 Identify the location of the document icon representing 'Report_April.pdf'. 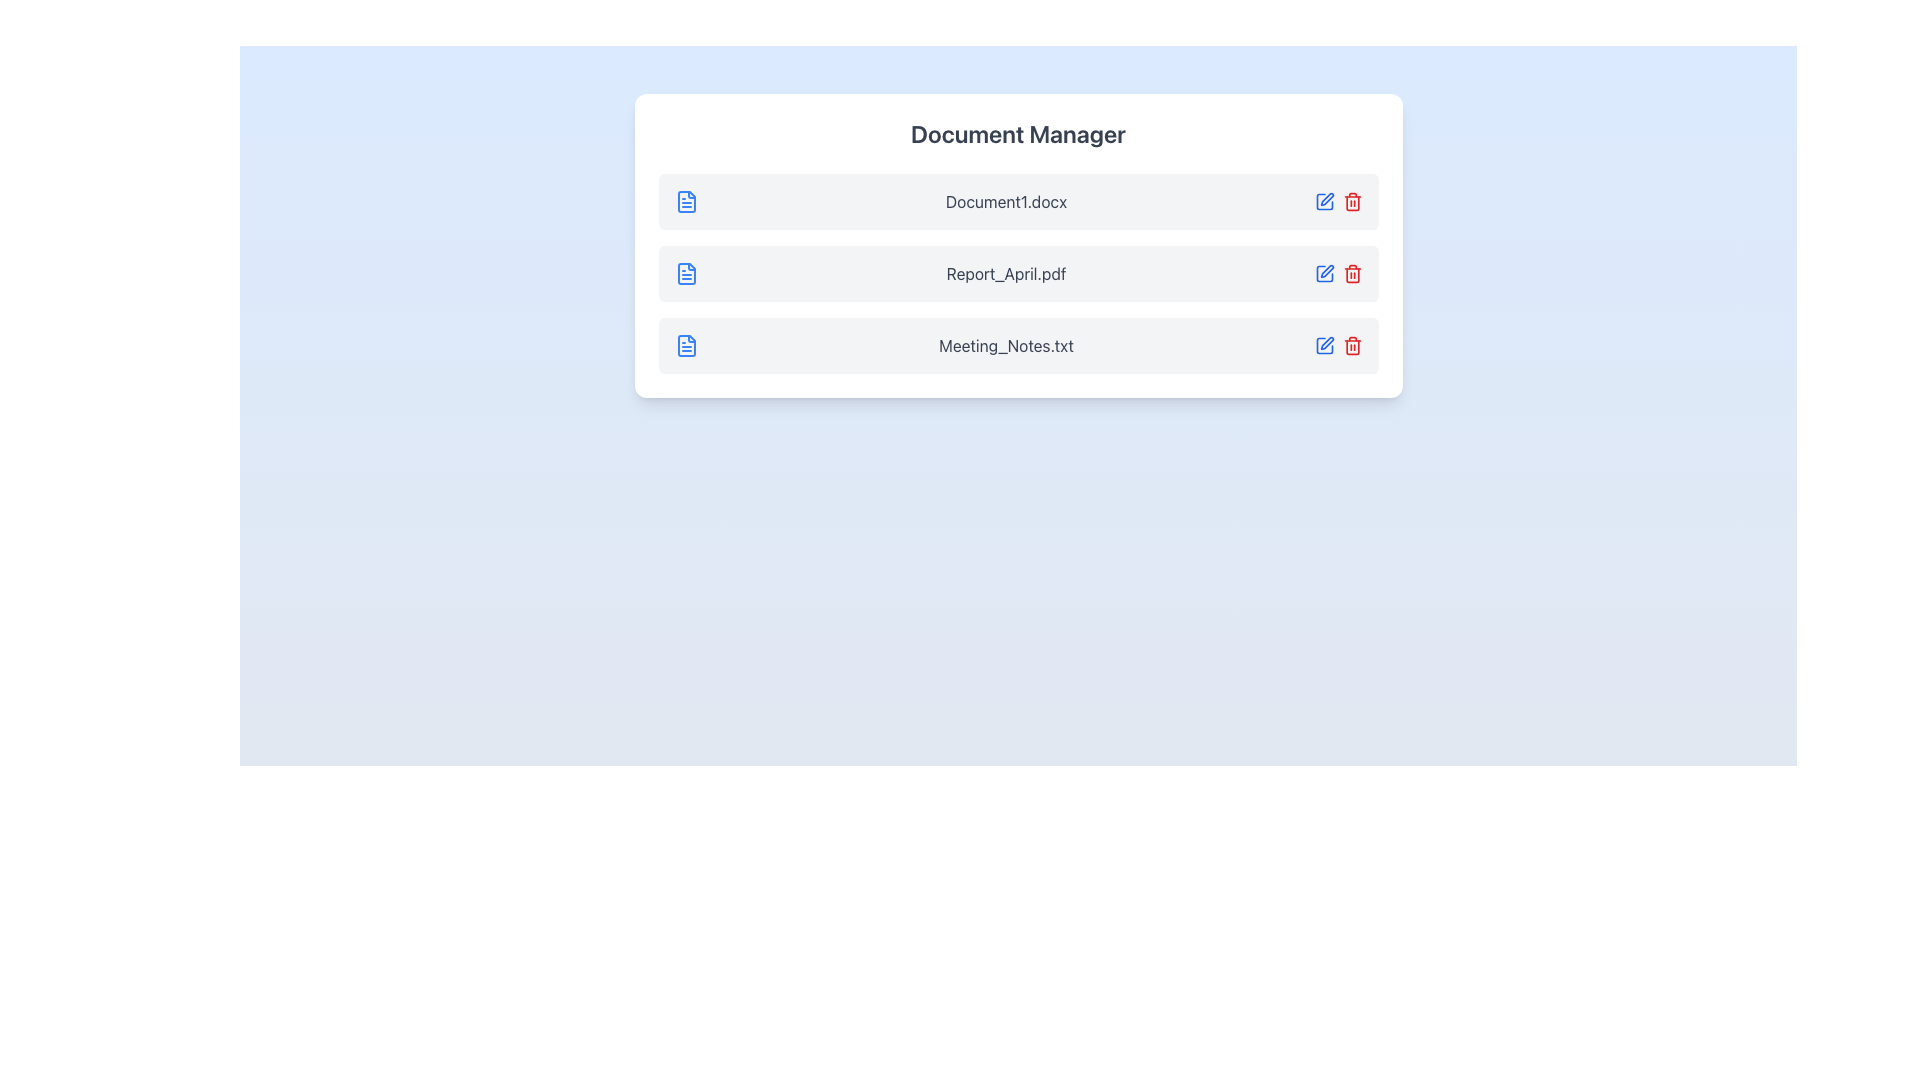
(686, 273).